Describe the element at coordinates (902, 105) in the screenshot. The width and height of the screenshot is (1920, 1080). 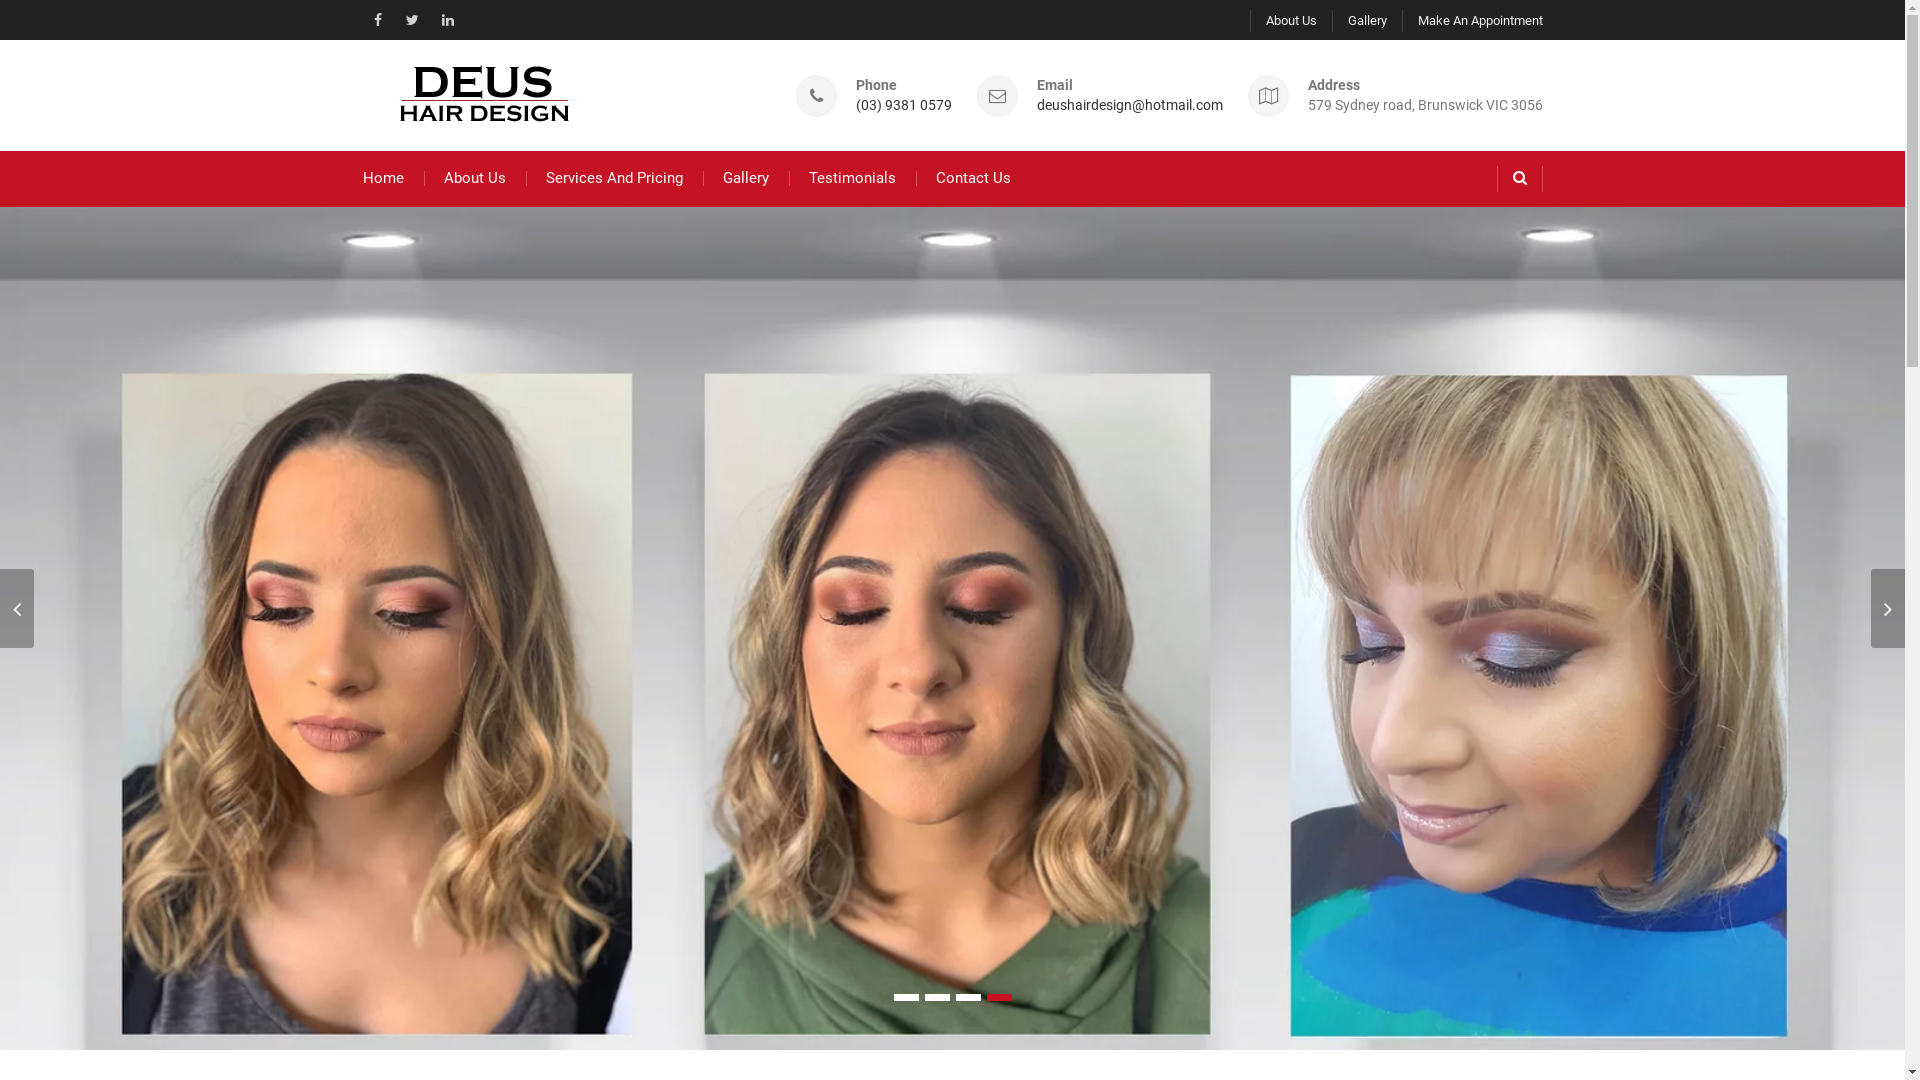
I see `'(03) 9381 0579'` at that location.